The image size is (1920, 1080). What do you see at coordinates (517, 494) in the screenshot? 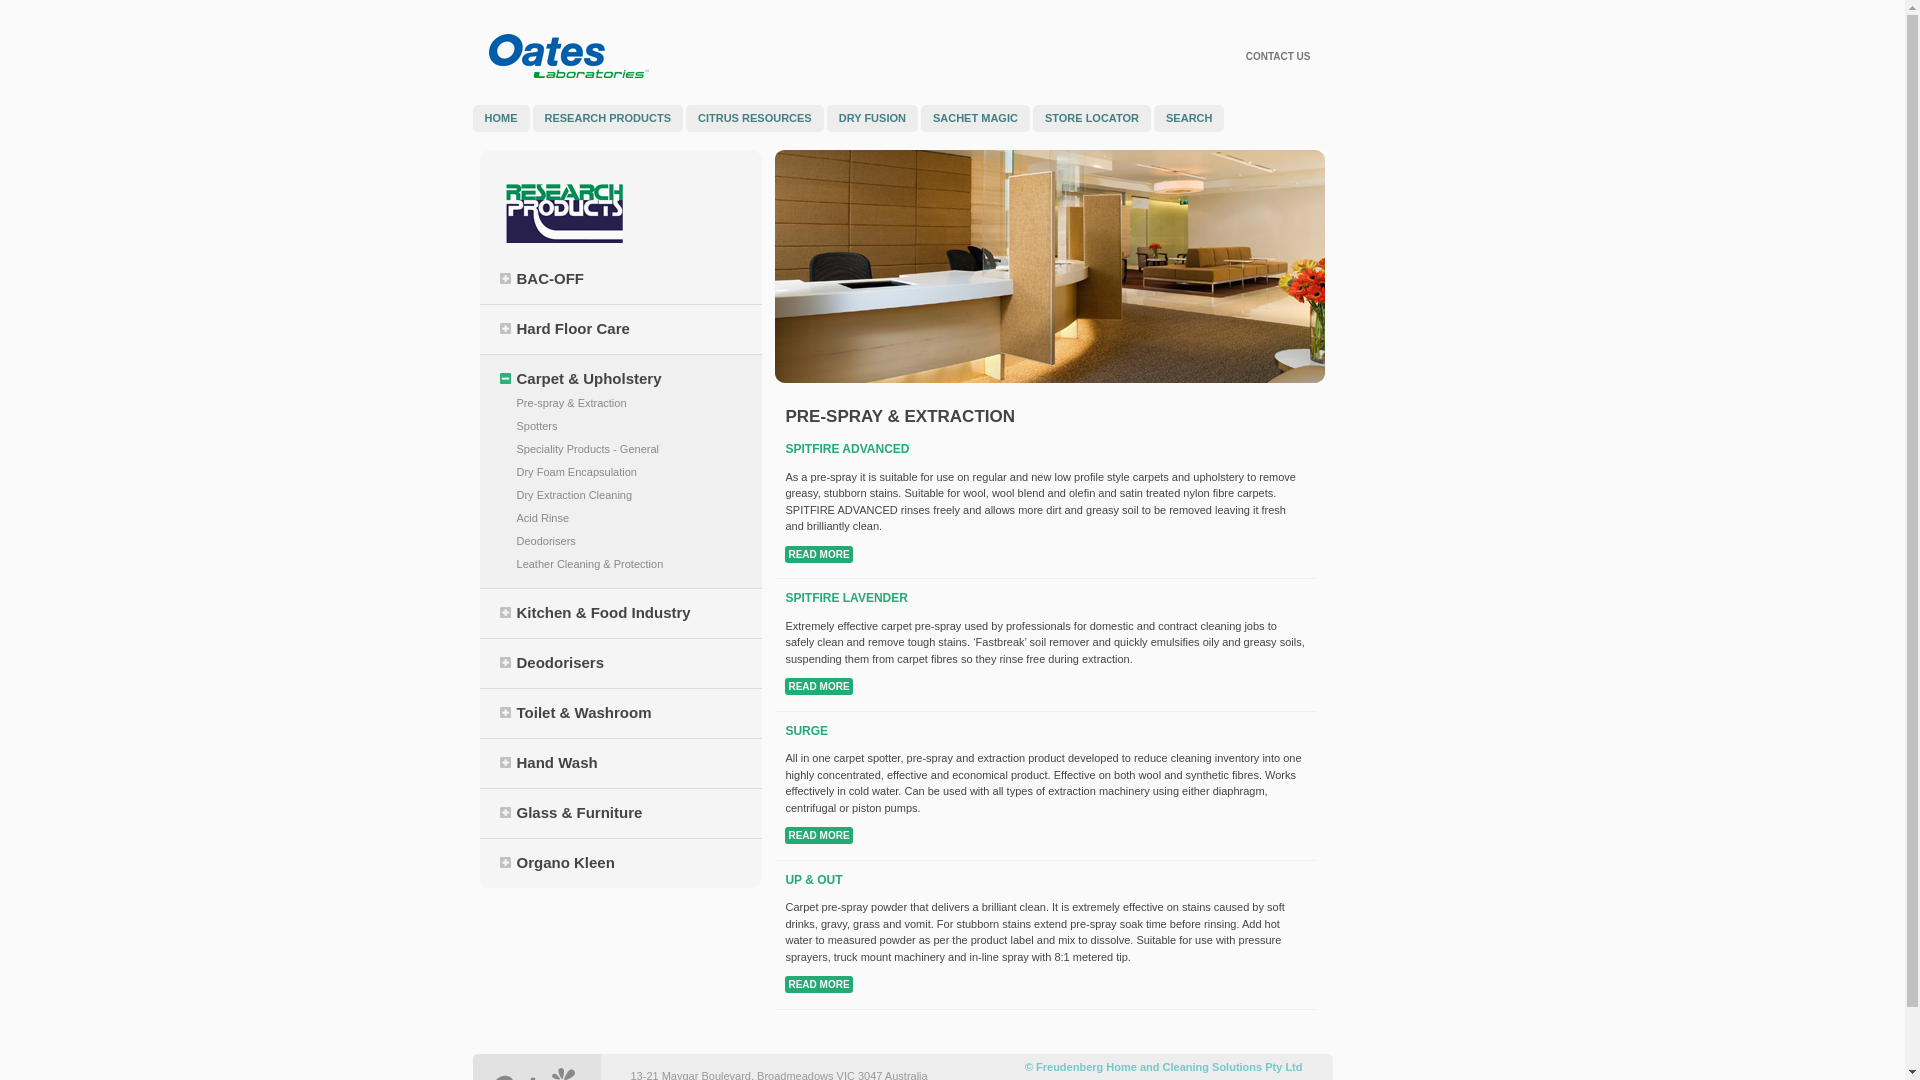
I see `'Dry Extraction Cleaning'` at bounding box center [517, 494].